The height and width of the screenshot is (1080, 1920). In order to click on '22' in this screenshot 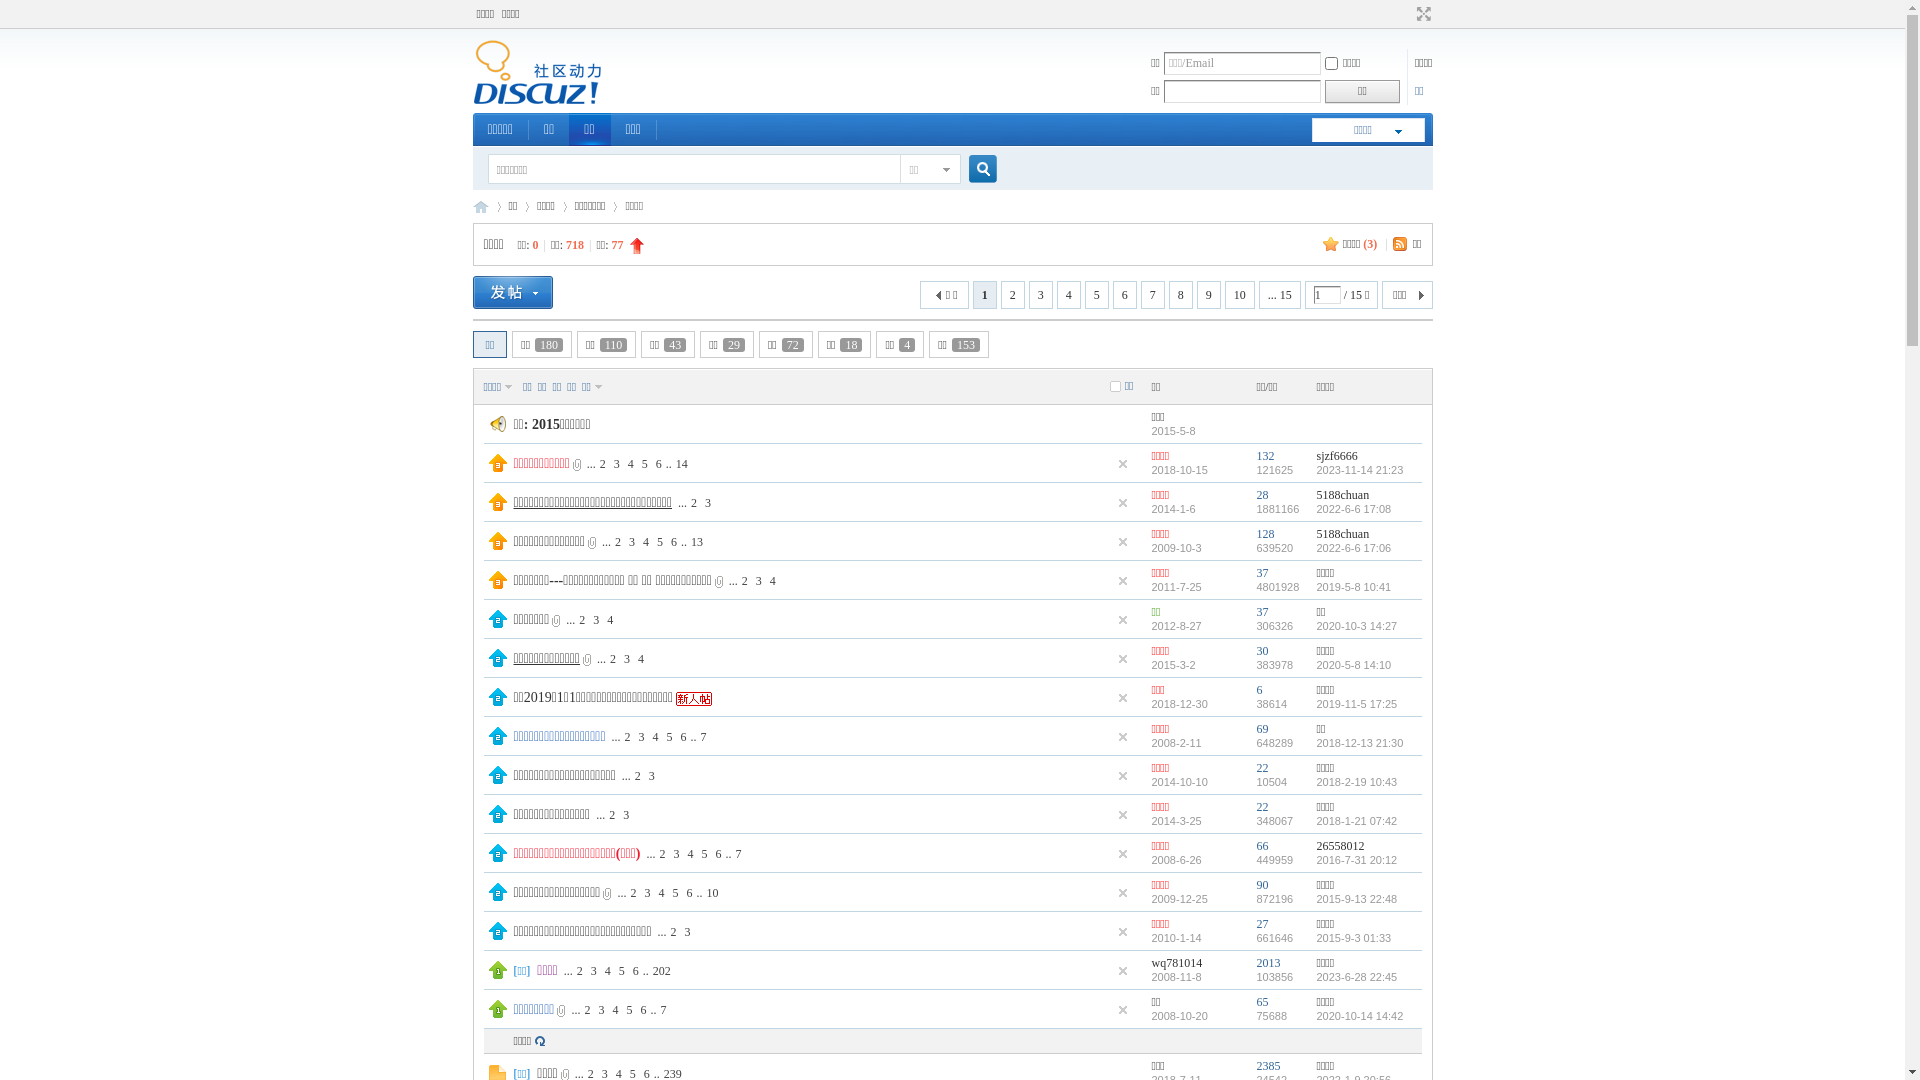, I will do `click(1261, 805)`.